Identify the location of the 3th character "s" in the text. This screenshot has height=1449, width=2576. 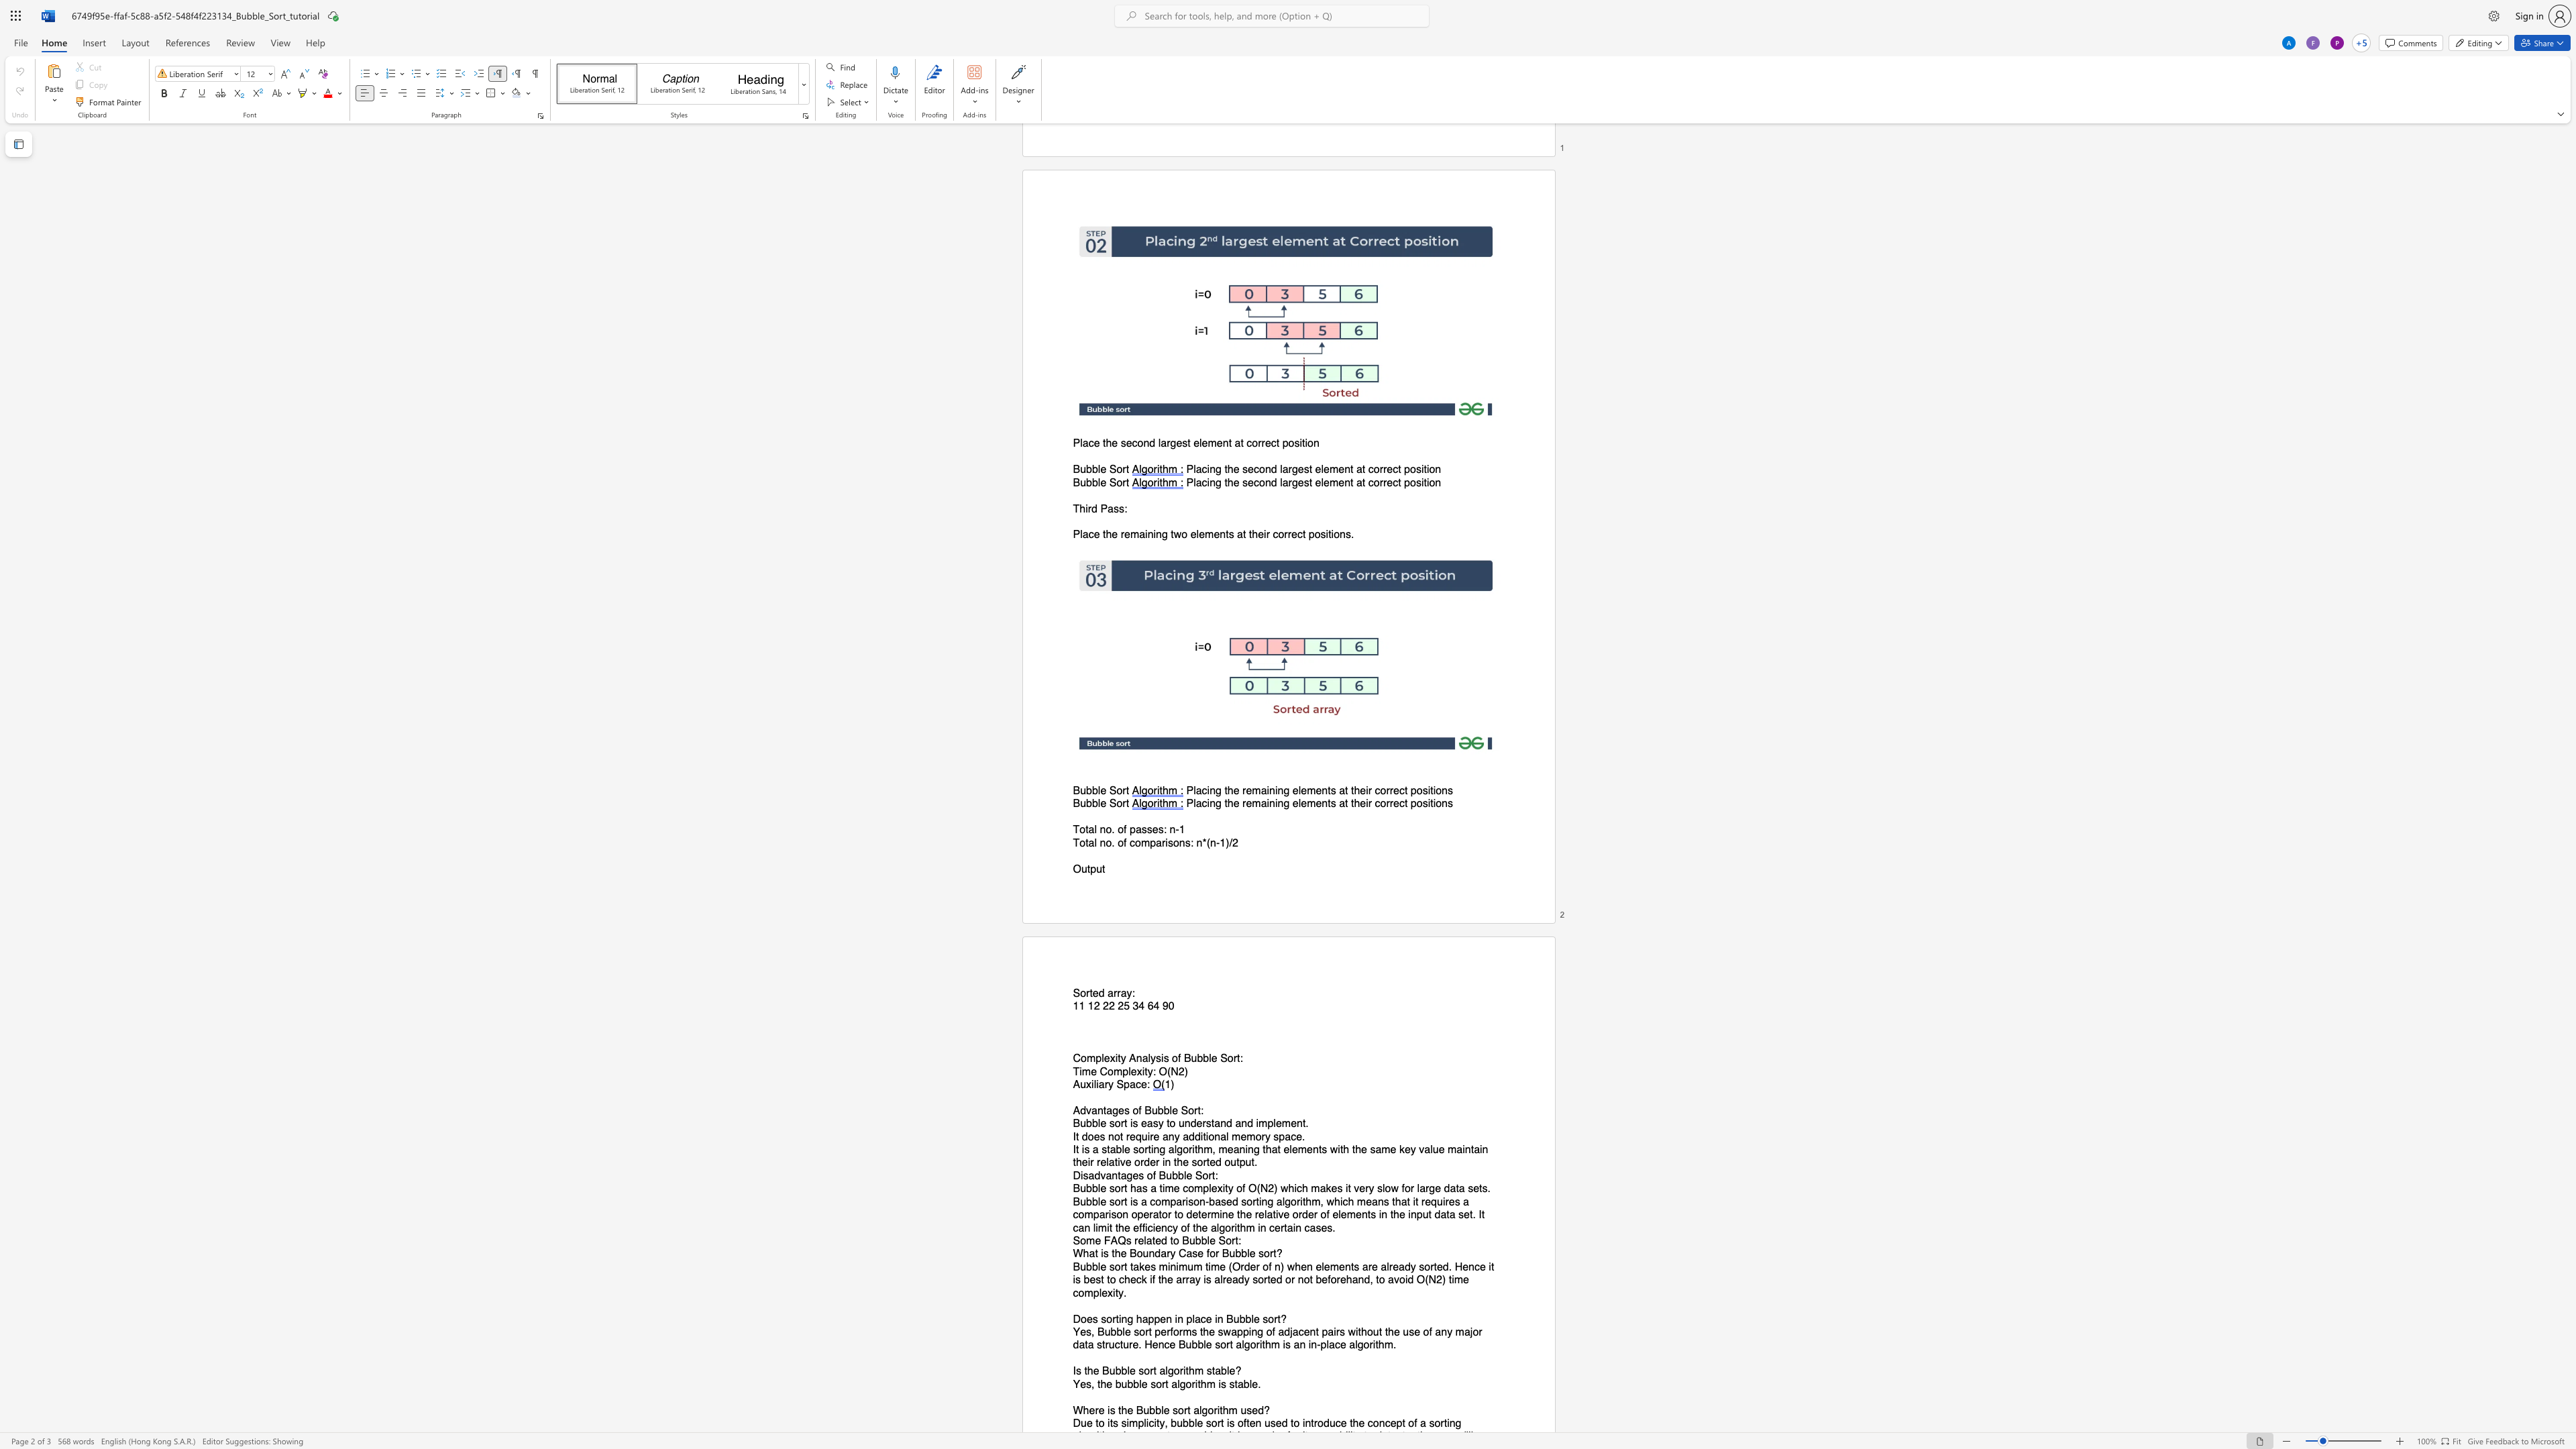
(1208, 1370).